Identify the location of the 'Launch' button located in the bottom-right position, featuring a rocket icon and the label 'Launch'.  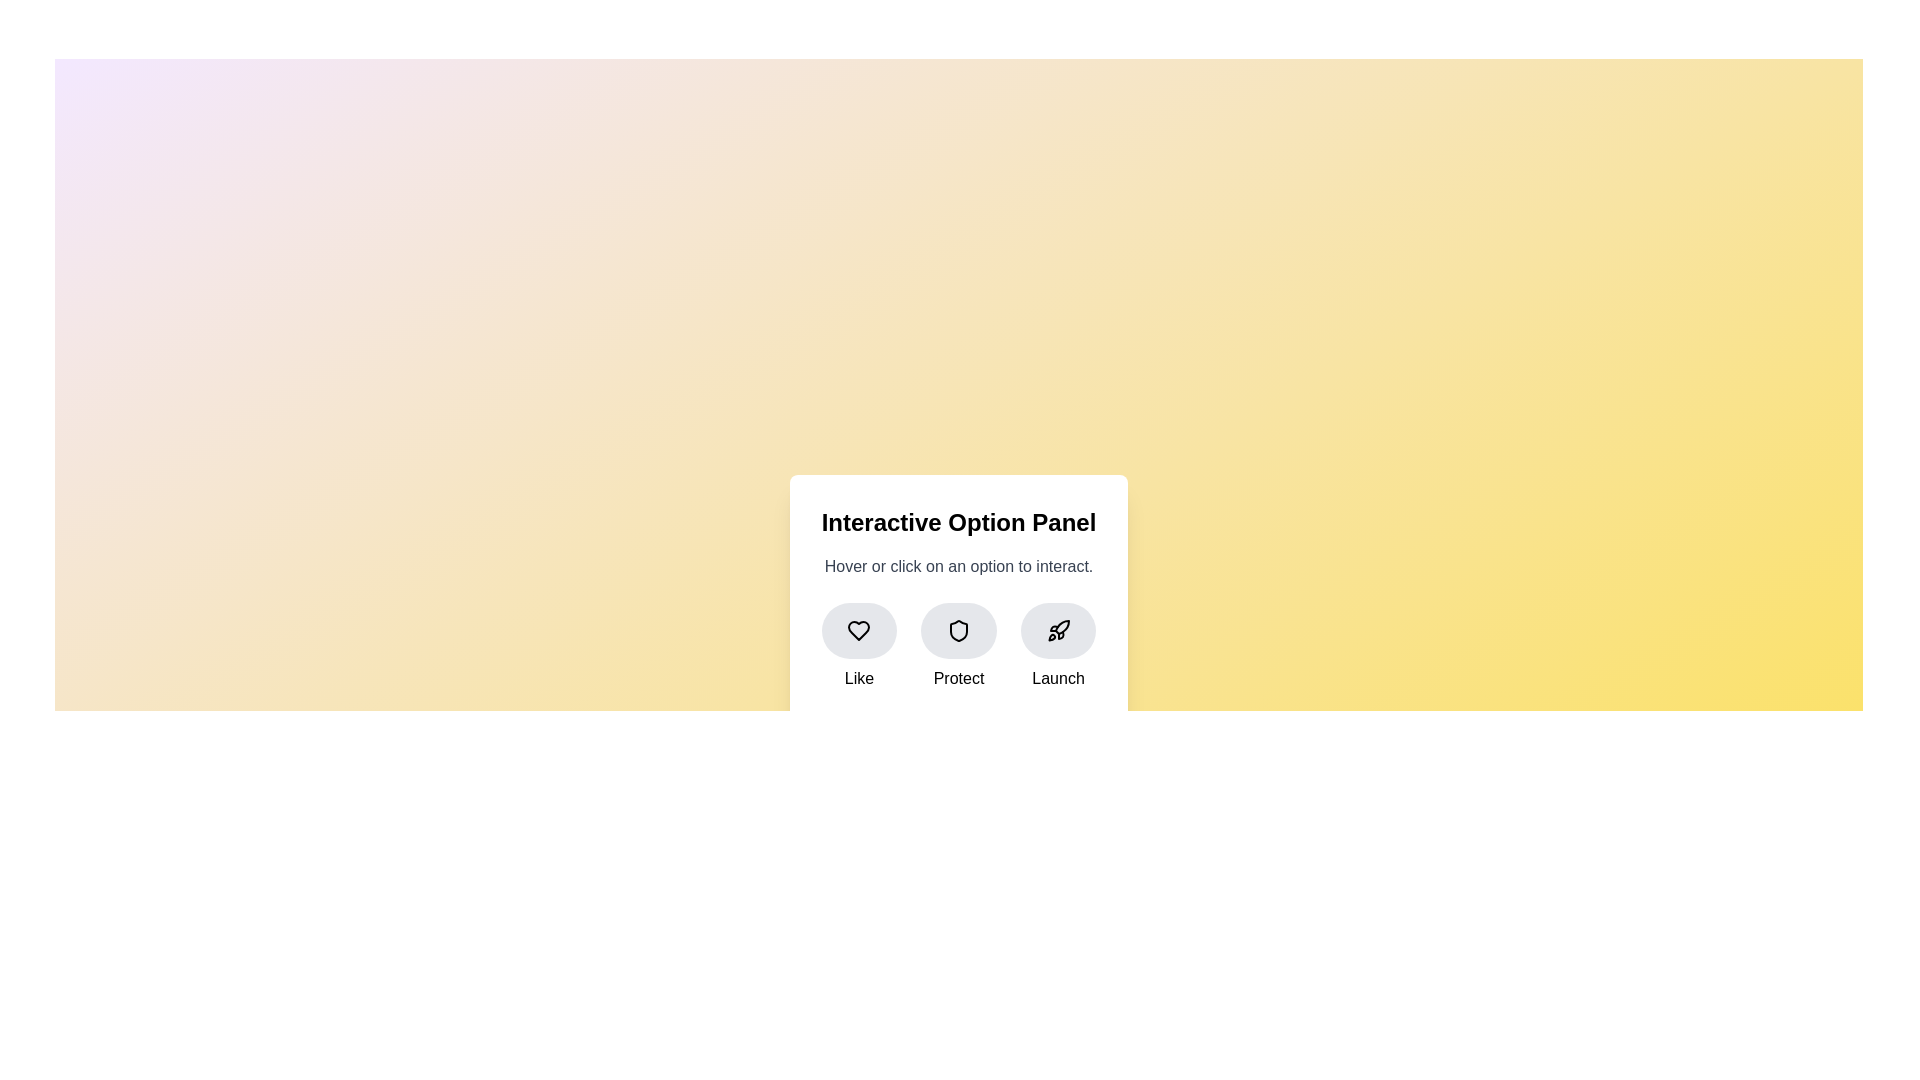
(1057, 647).